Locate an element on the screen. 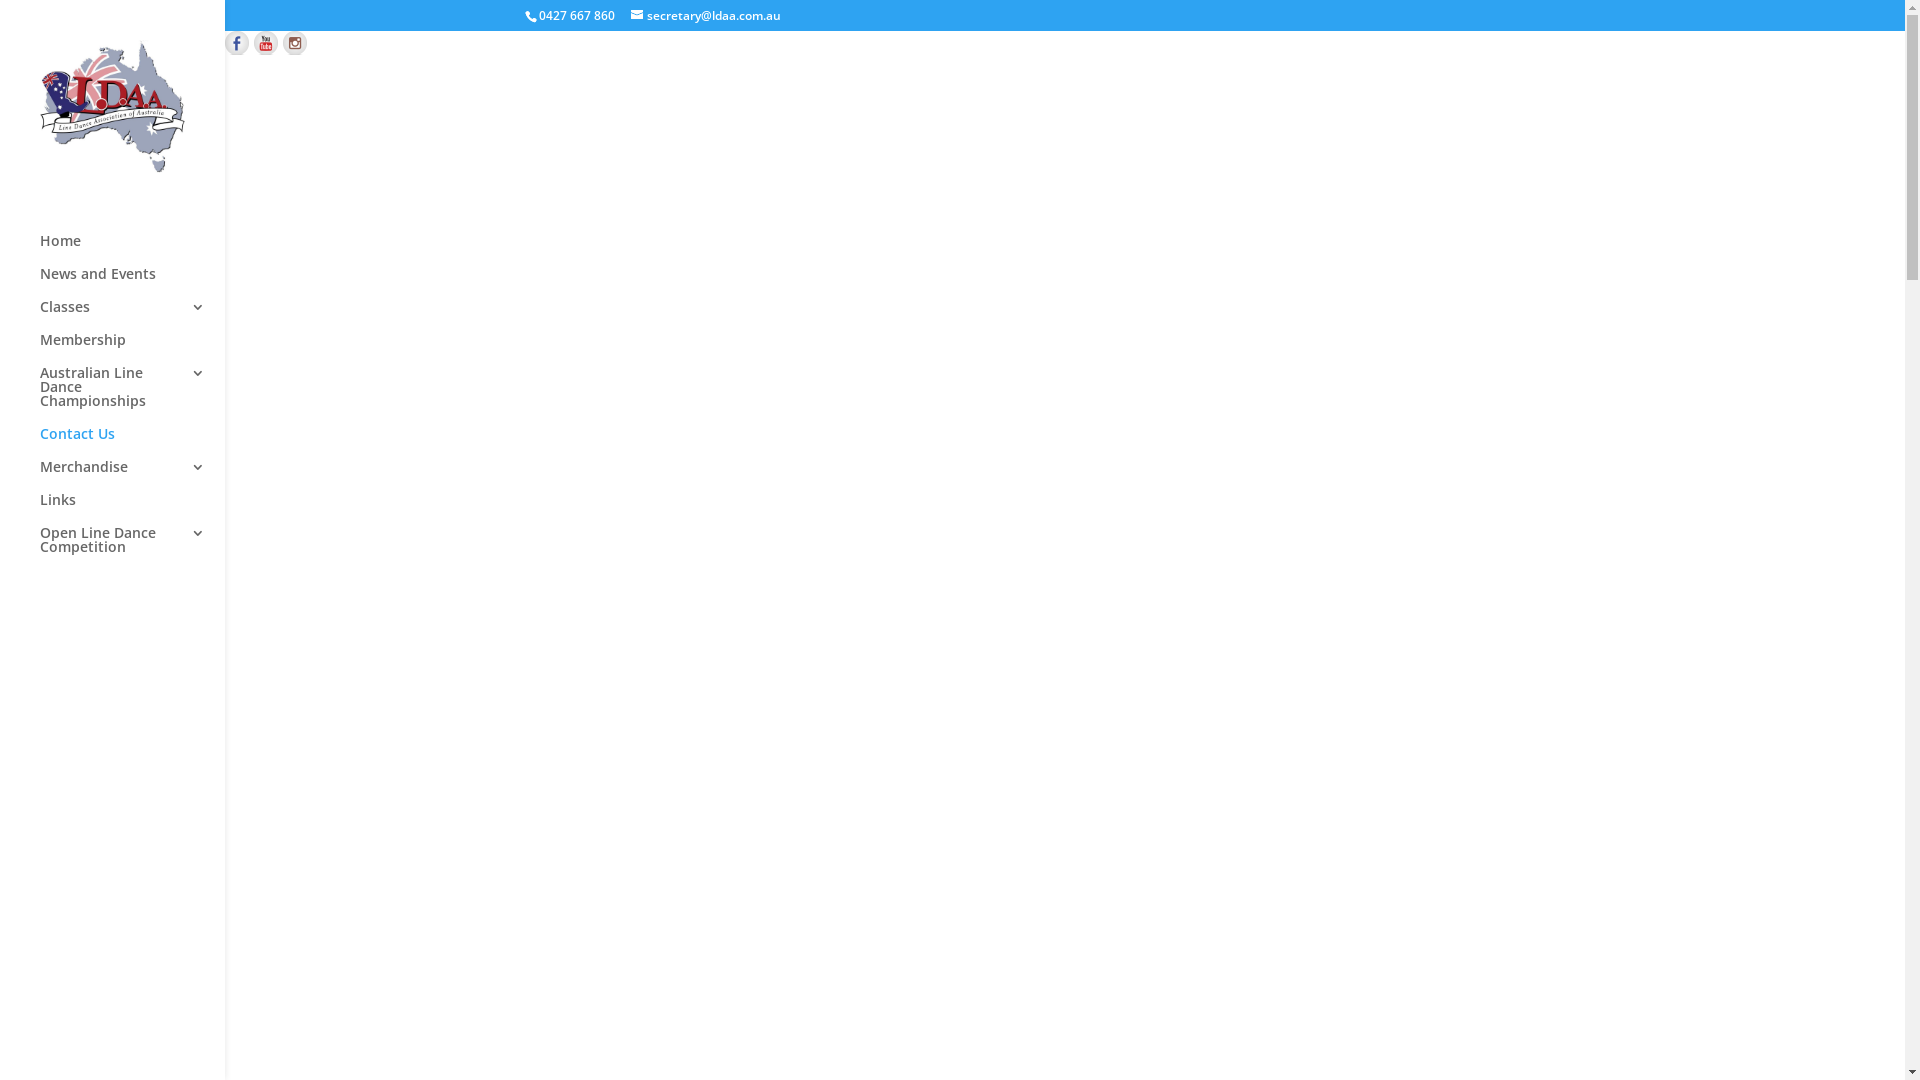  'Home' is located at coordinates (131, 249).